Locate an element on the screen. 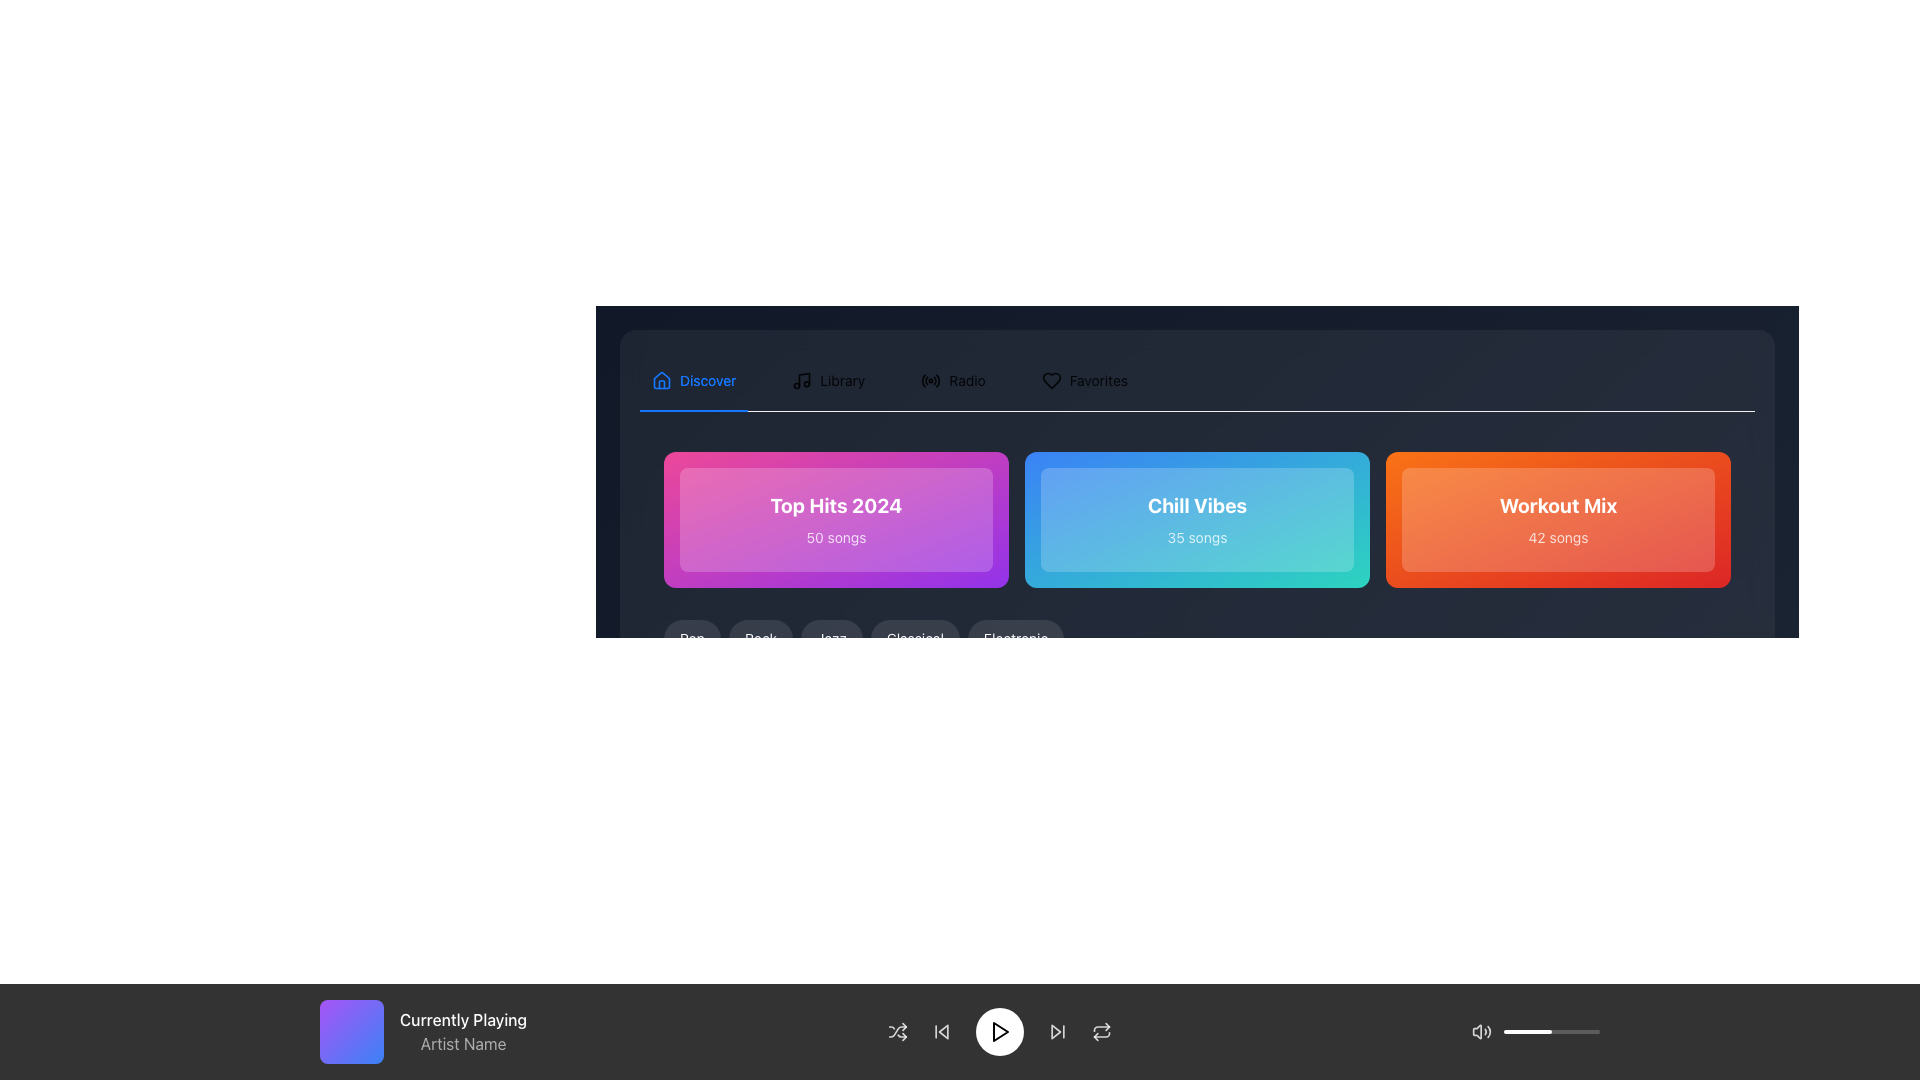  the heart-shaped 'Favorite' icon is located at coordinates (1050, 381).